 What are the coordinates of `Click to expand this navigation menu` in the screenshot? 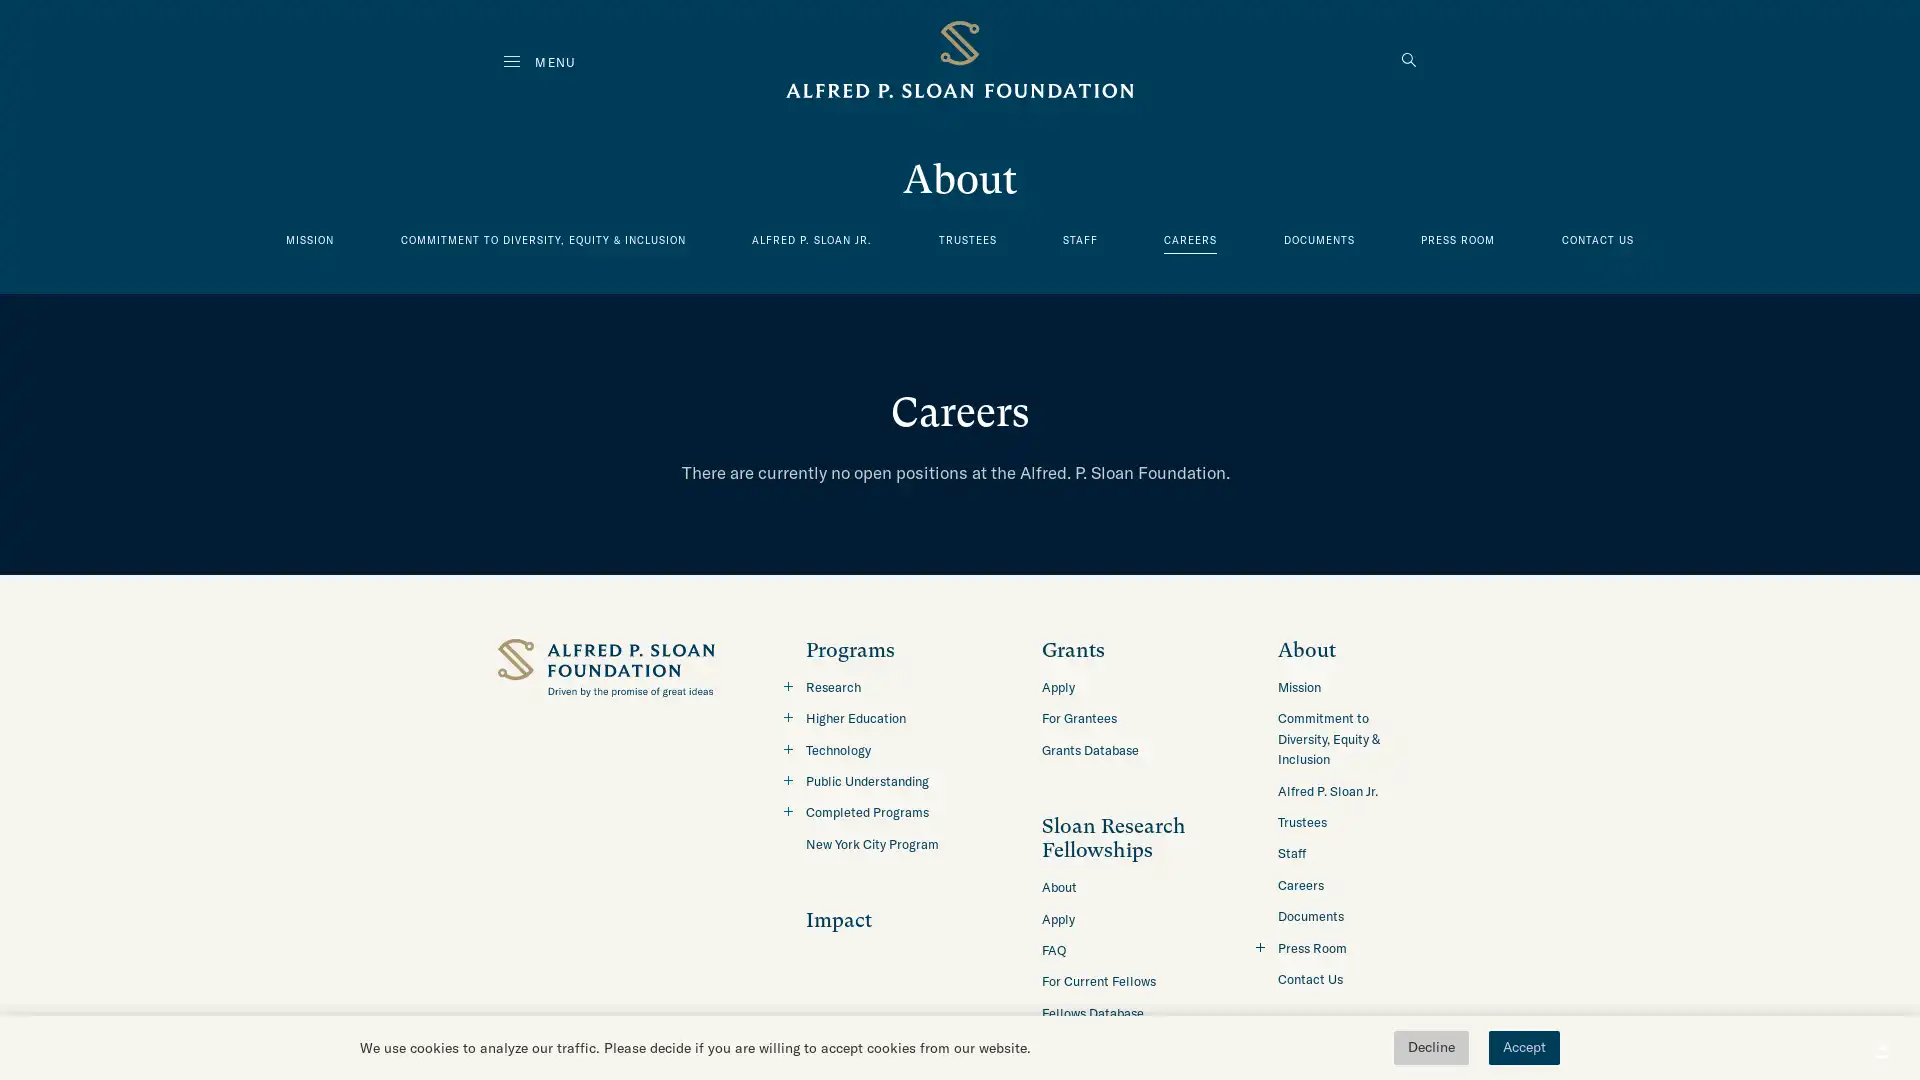 It's located at (786, 716).